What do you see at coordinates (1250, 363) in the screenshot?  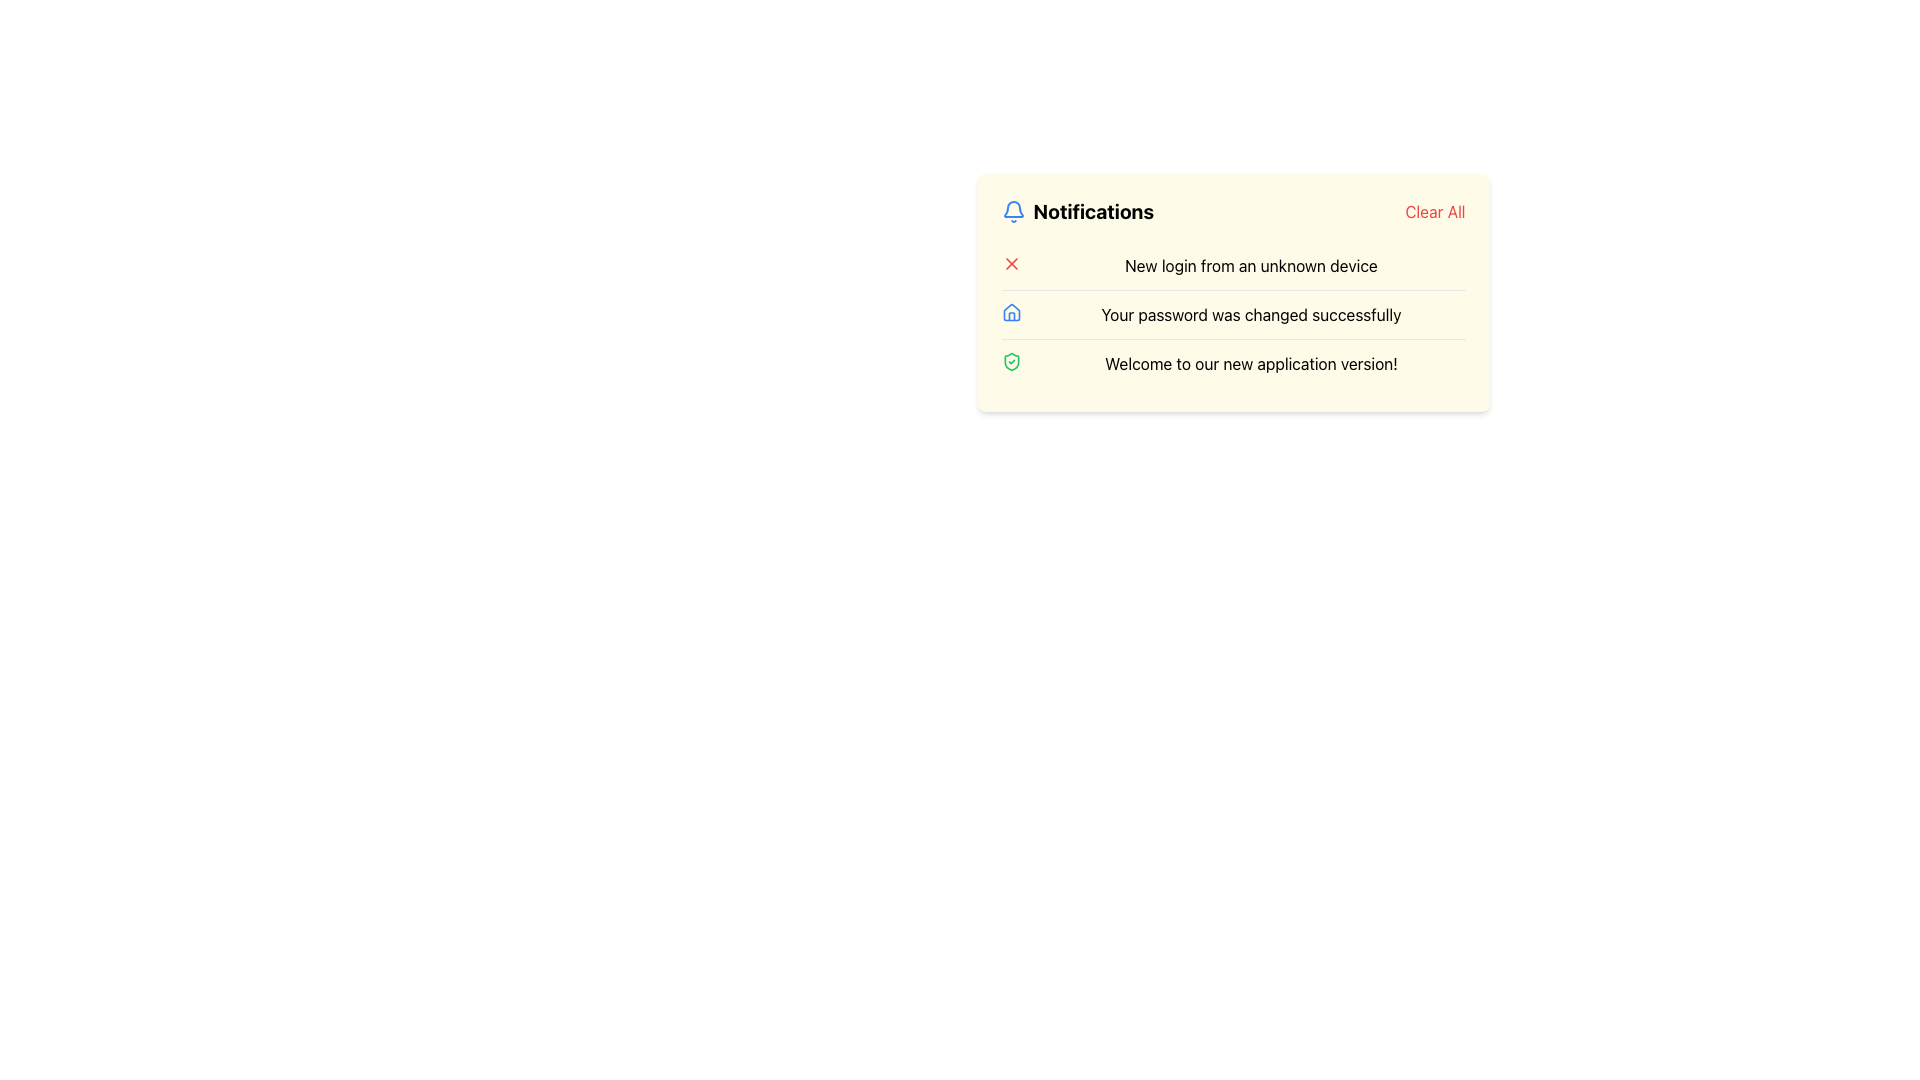 I see `the notification message indicating the new application version in the Notifications panel, located at the bottom-most space in the listed notifications` at bounding box center [1250, 363].